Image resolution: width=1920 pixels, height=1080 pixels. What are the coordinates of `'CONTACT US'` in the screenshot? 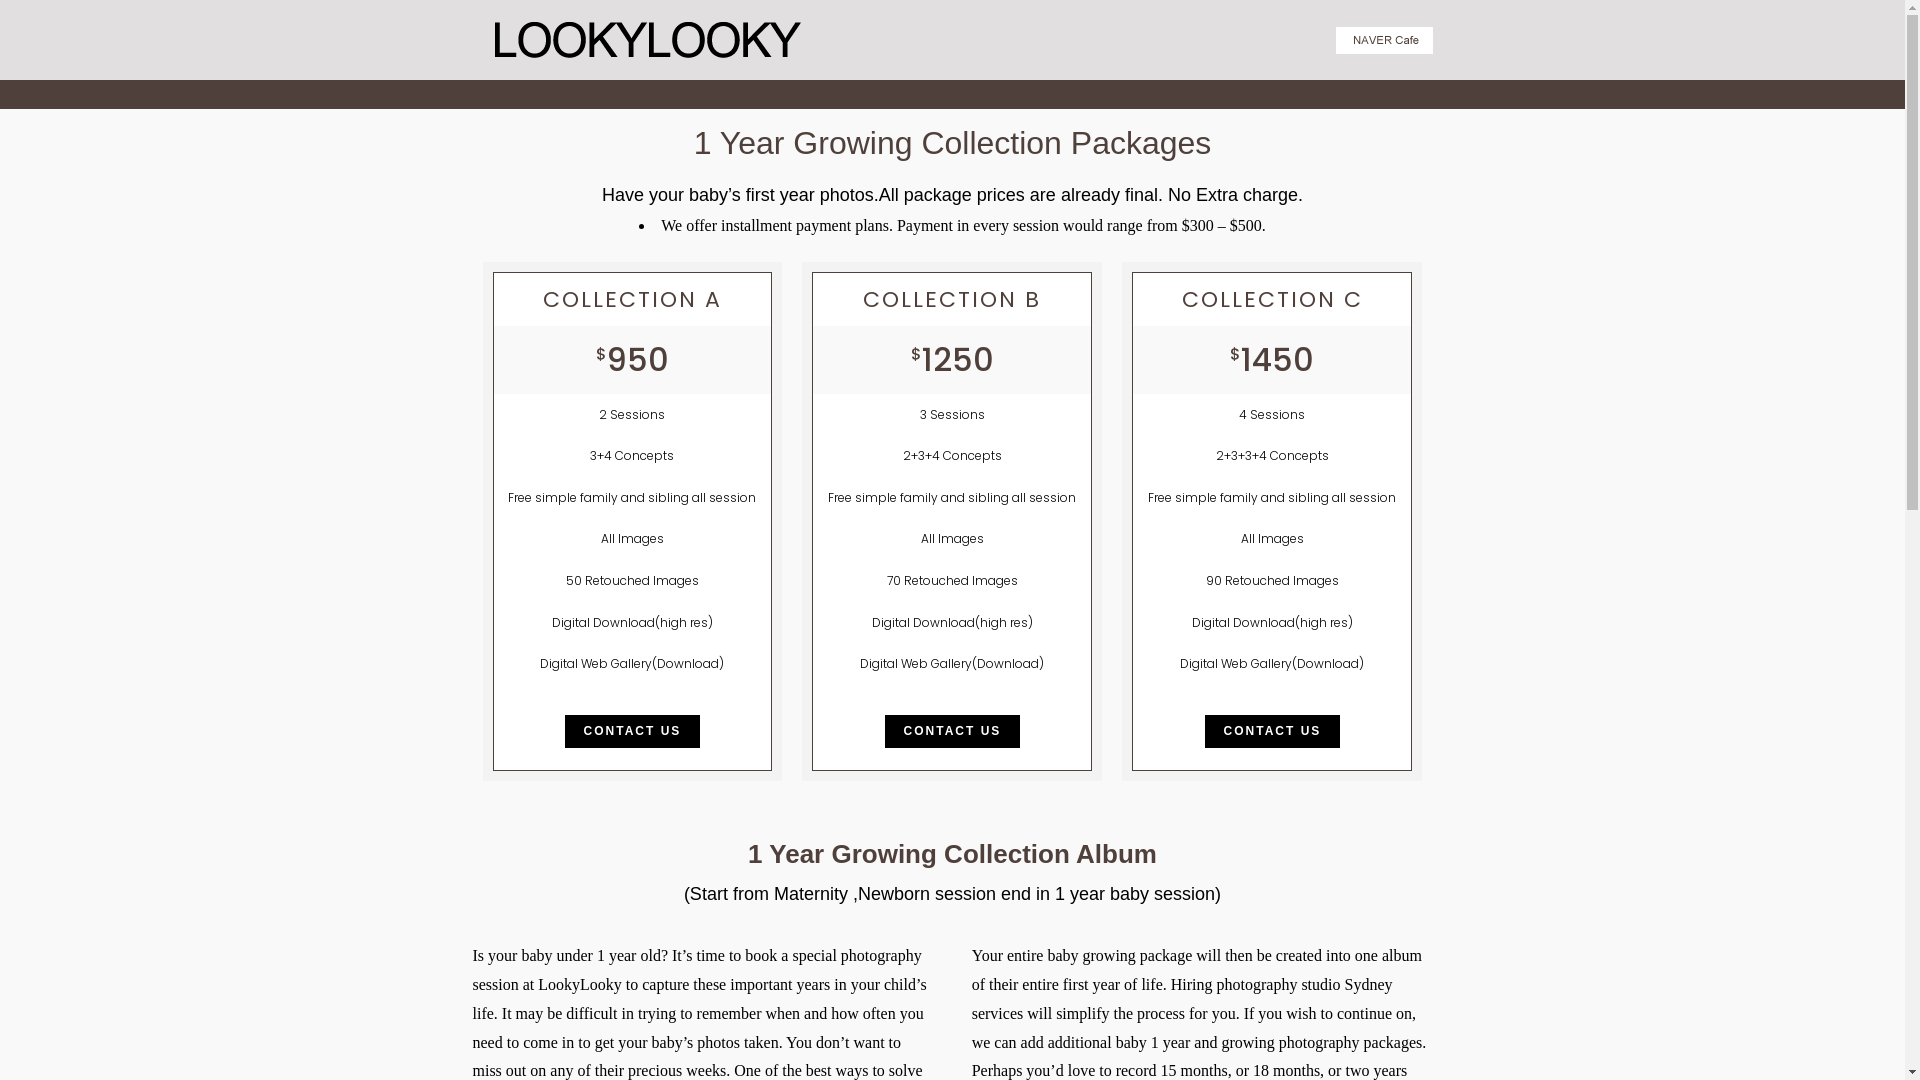 It's located at (632, 731).